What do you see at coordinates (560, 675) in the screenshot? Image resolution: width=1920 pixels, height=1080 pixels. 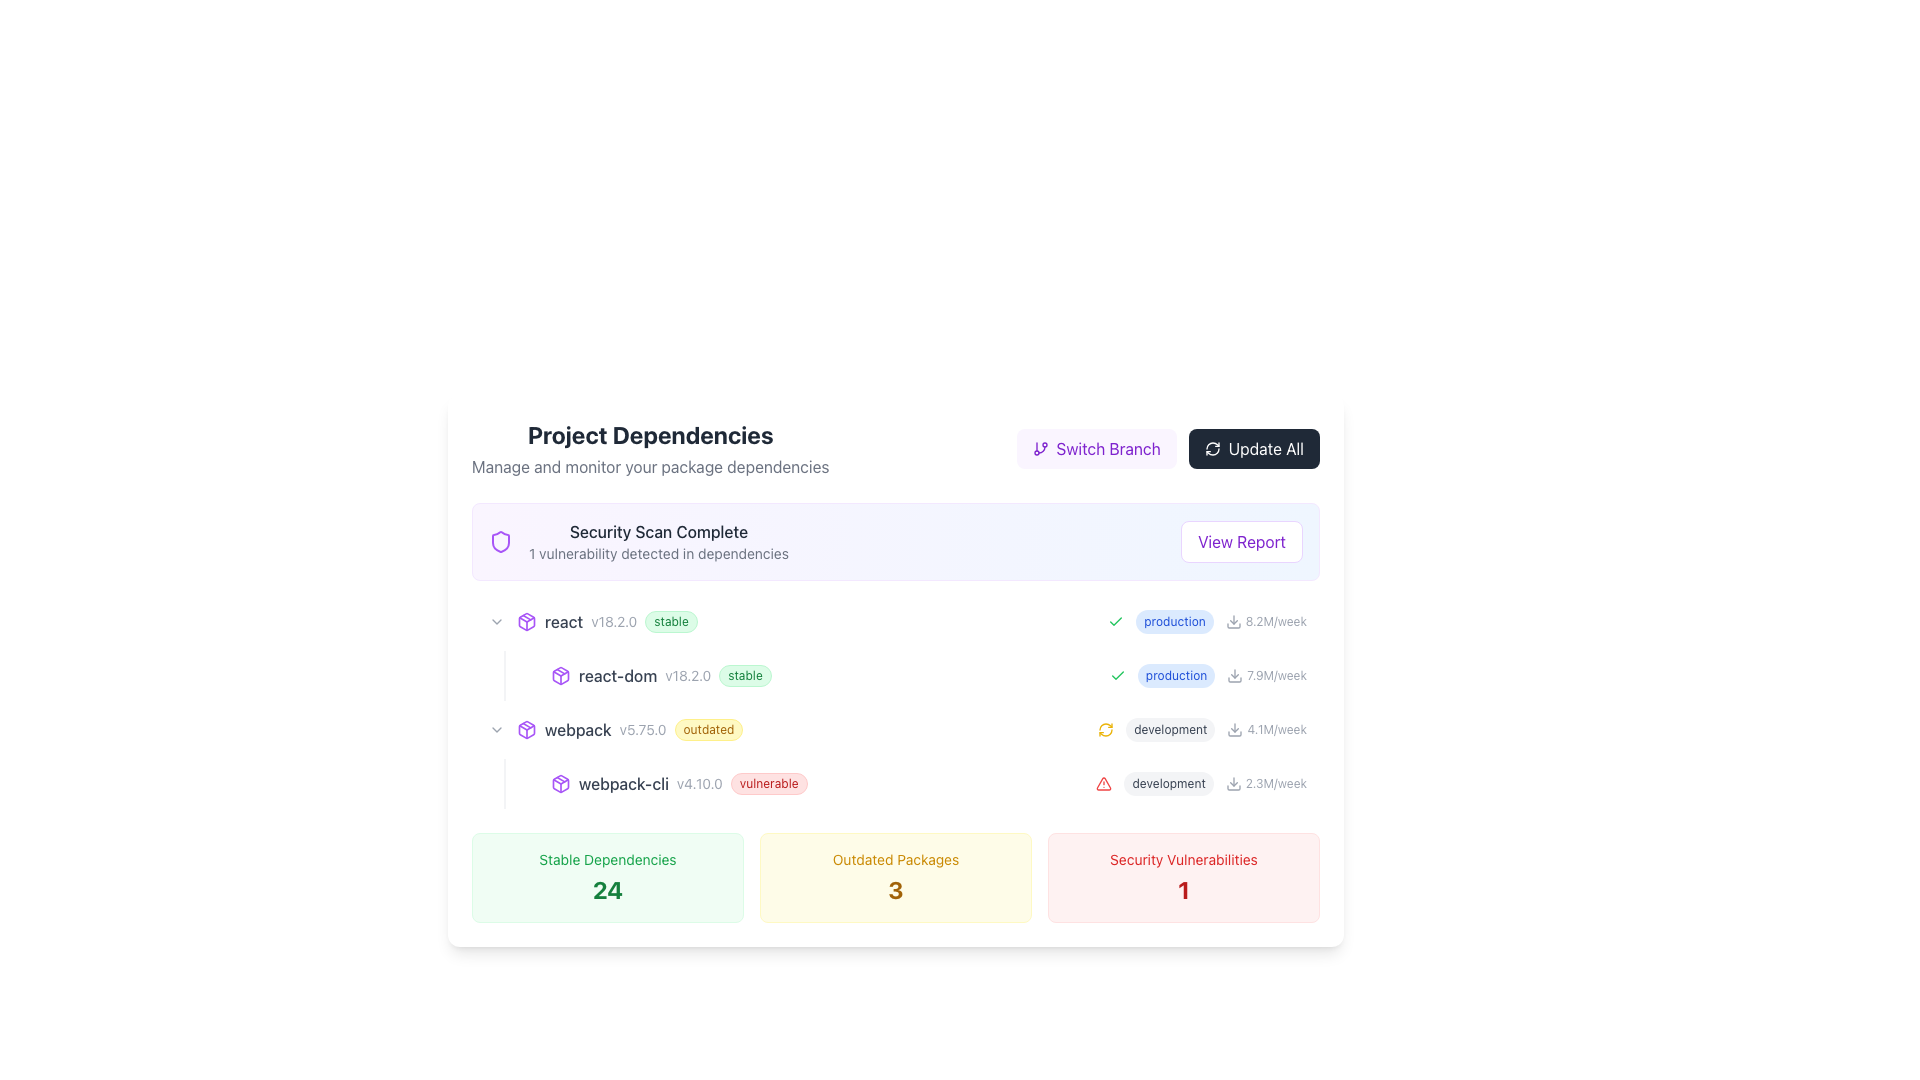 I see `the 3D box or package icon graphic, which is the first icon in the vertical sequence representing React-related dependencies in the project items section` at bounding box center [560, 675].